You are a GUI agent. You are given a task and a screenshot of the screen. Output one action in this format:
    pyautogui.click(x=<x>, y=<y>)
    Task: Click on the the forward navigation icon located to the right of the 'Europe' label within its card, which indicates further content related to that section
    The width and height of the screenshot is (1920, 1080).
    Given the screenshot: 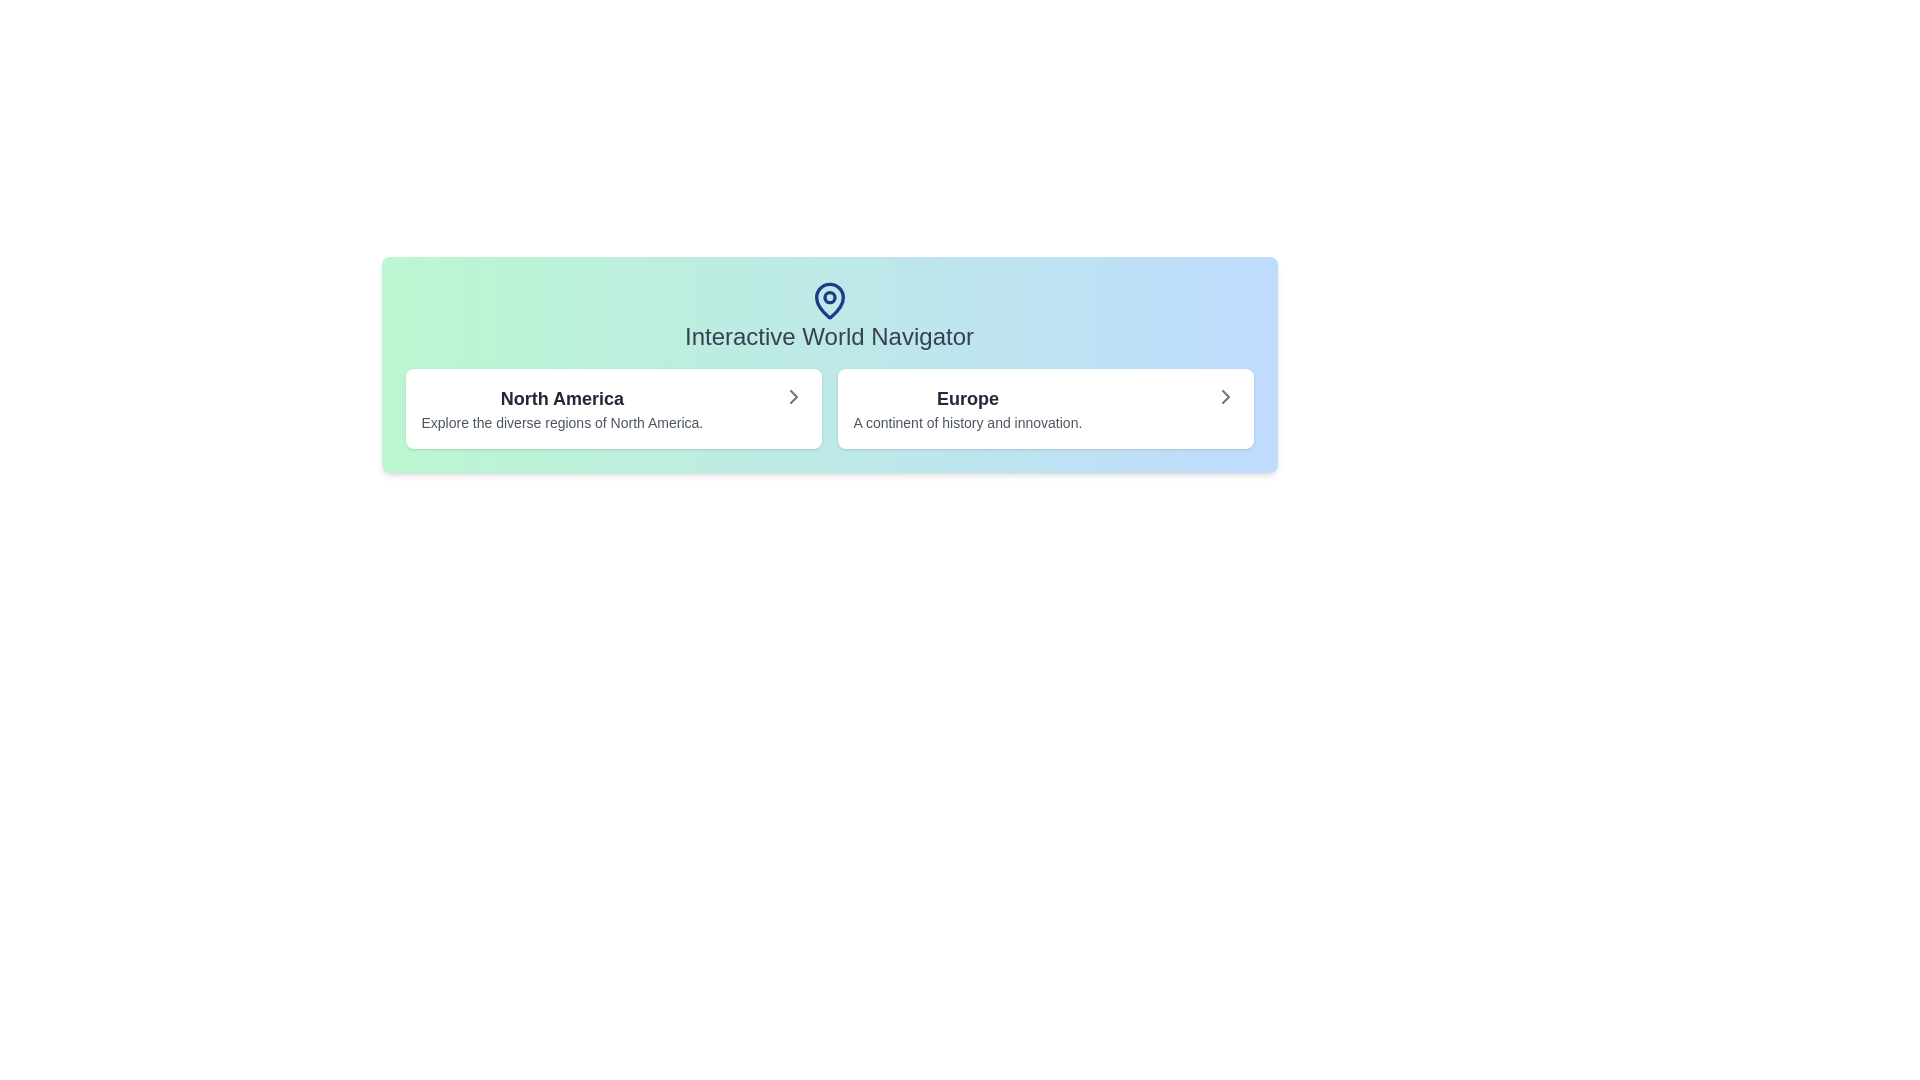 What is the action you would take?
    pyautogui.click(x=1224, y=397)
    